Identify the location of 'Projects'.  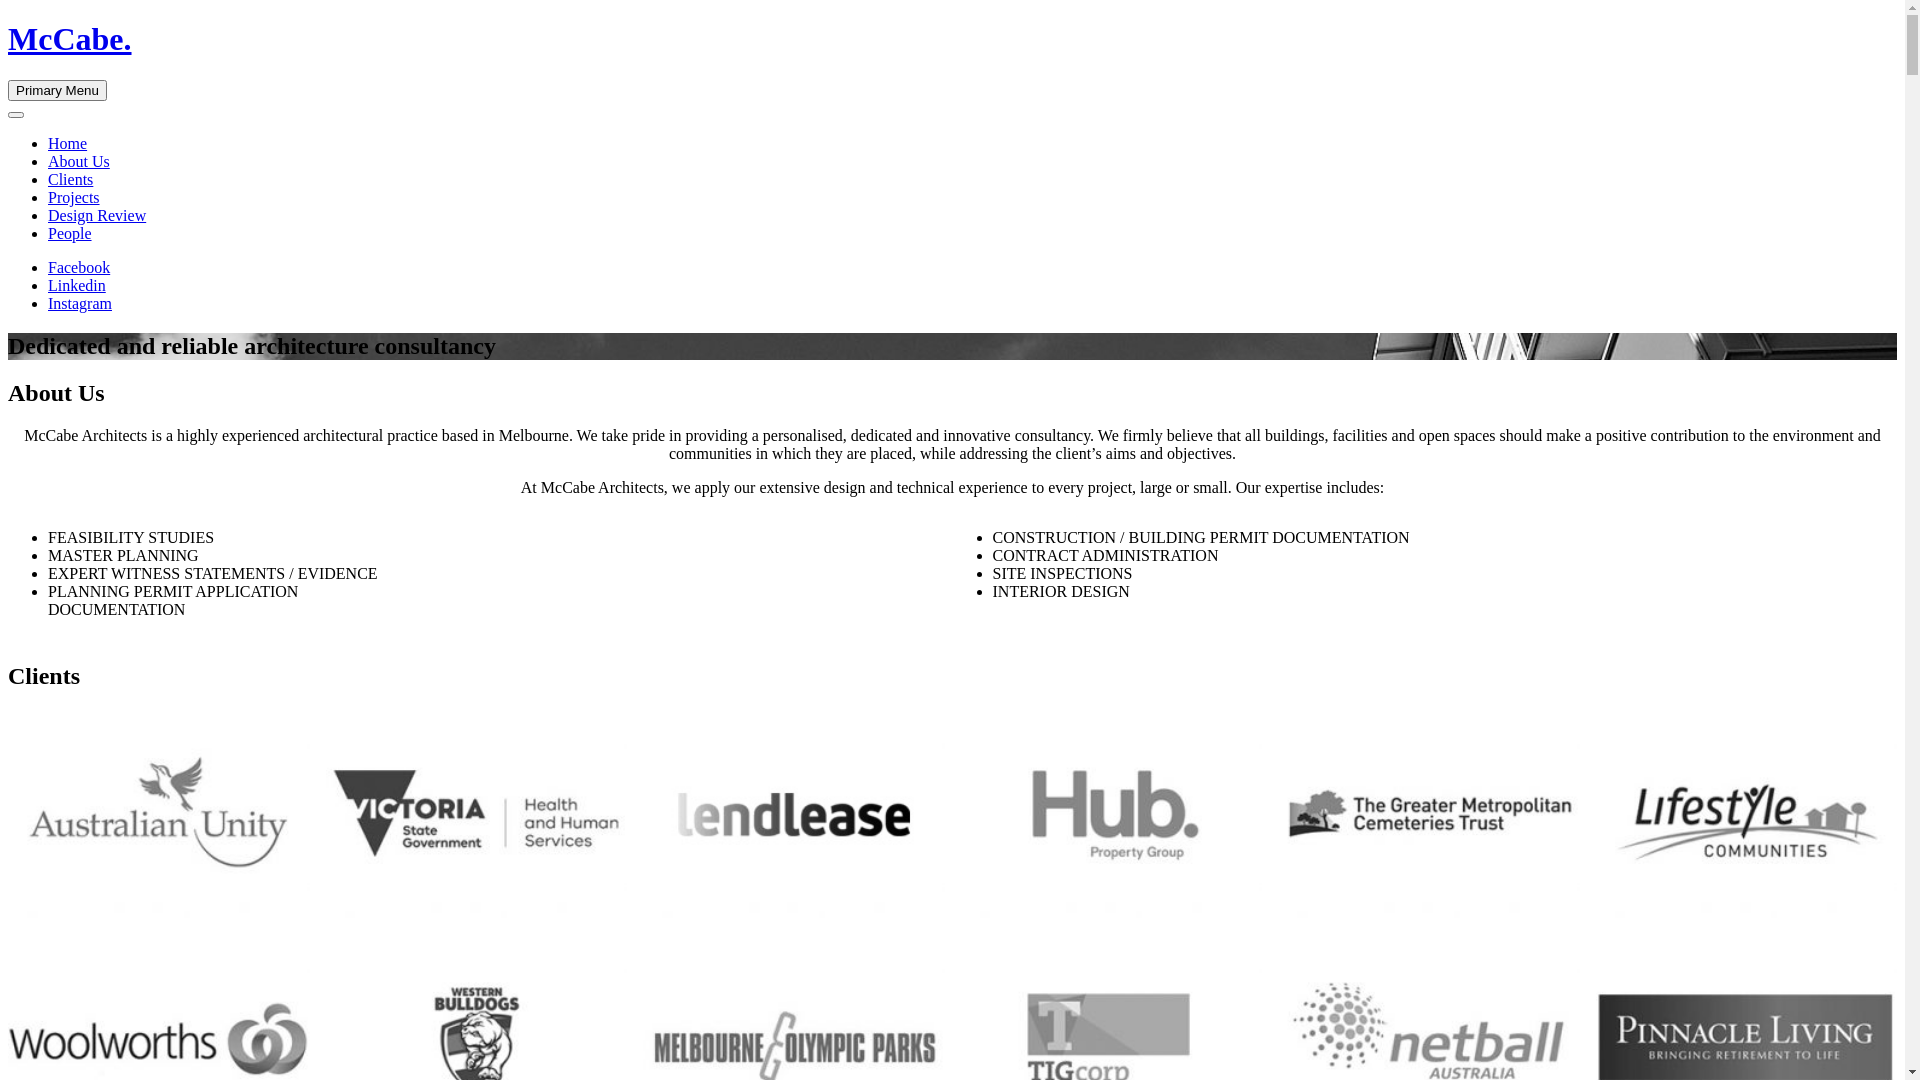
(48, 197).